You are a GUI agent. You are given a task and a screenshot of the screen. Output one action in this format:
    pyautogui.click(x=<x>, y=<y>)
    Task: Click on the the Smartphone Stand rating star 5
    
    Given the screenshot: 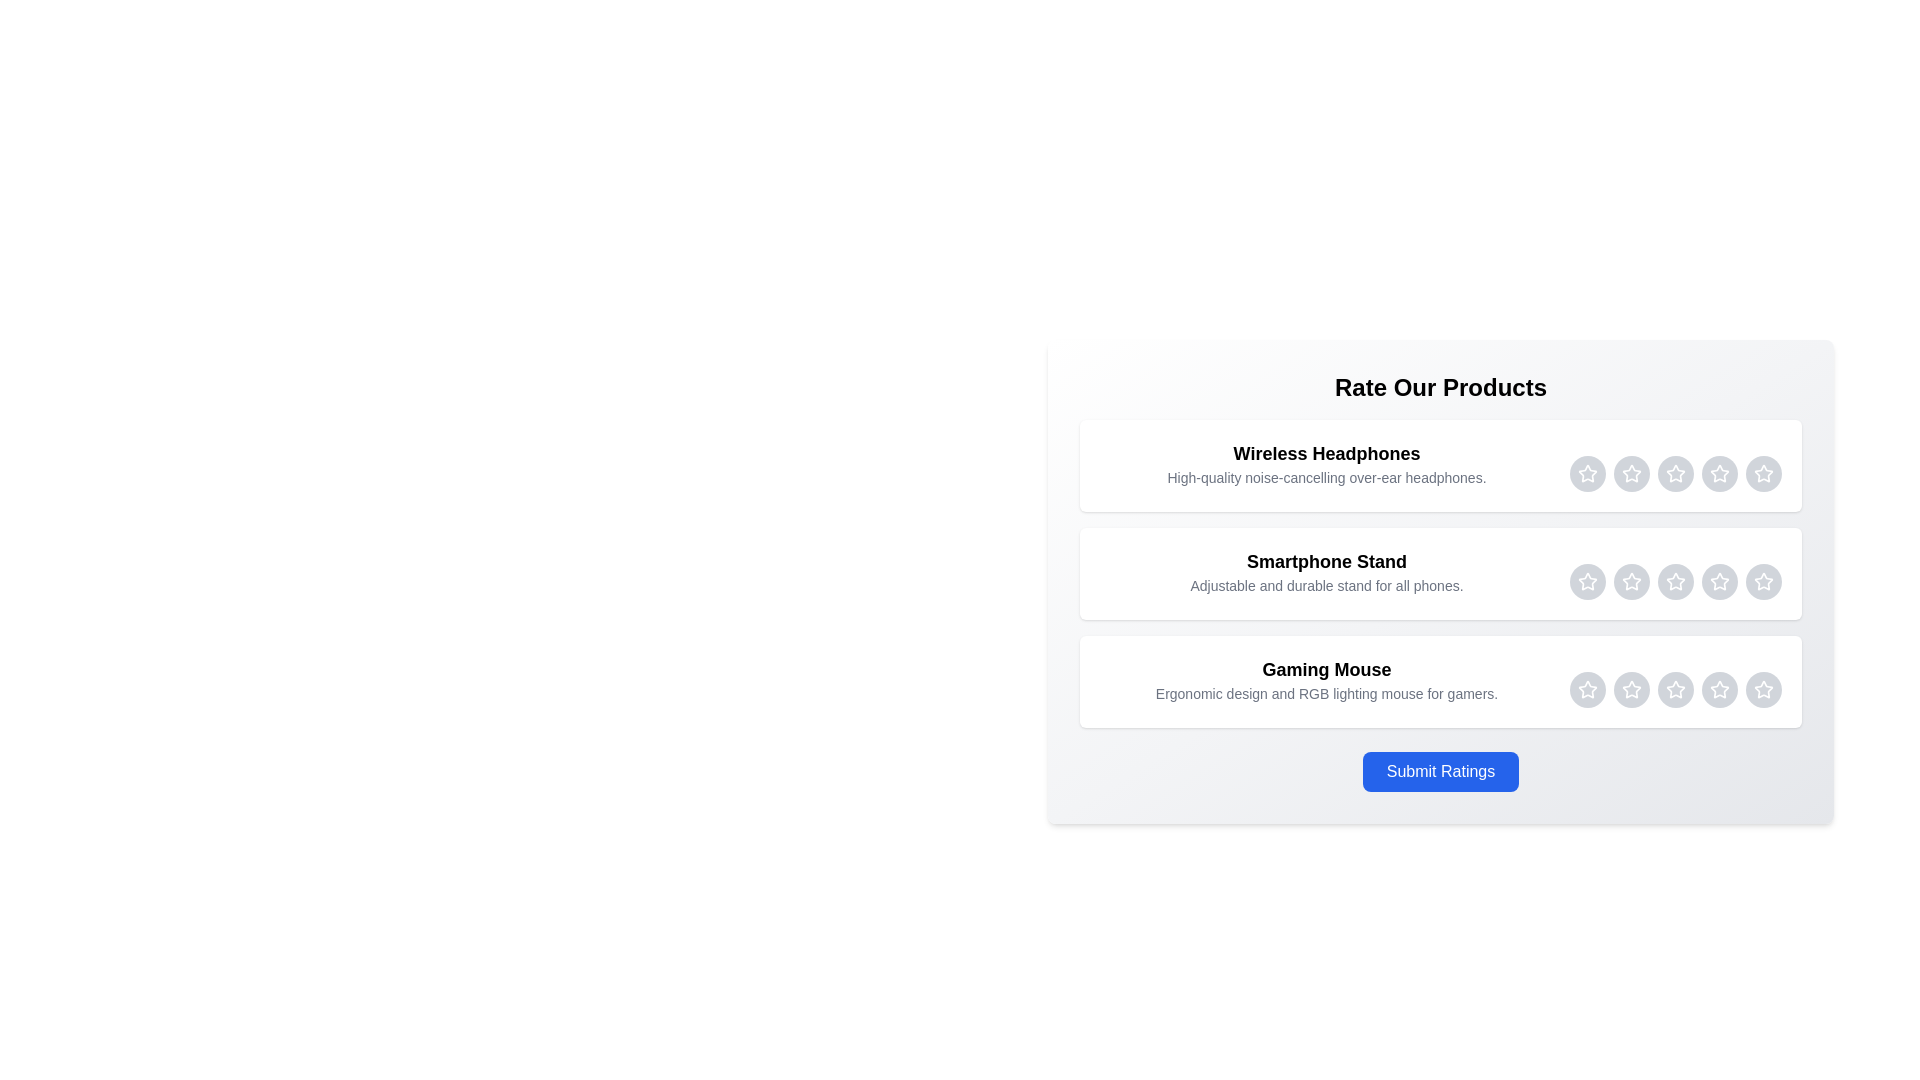 What is the action you would take?
    pyautogui.click(x=1763, y=582)
    